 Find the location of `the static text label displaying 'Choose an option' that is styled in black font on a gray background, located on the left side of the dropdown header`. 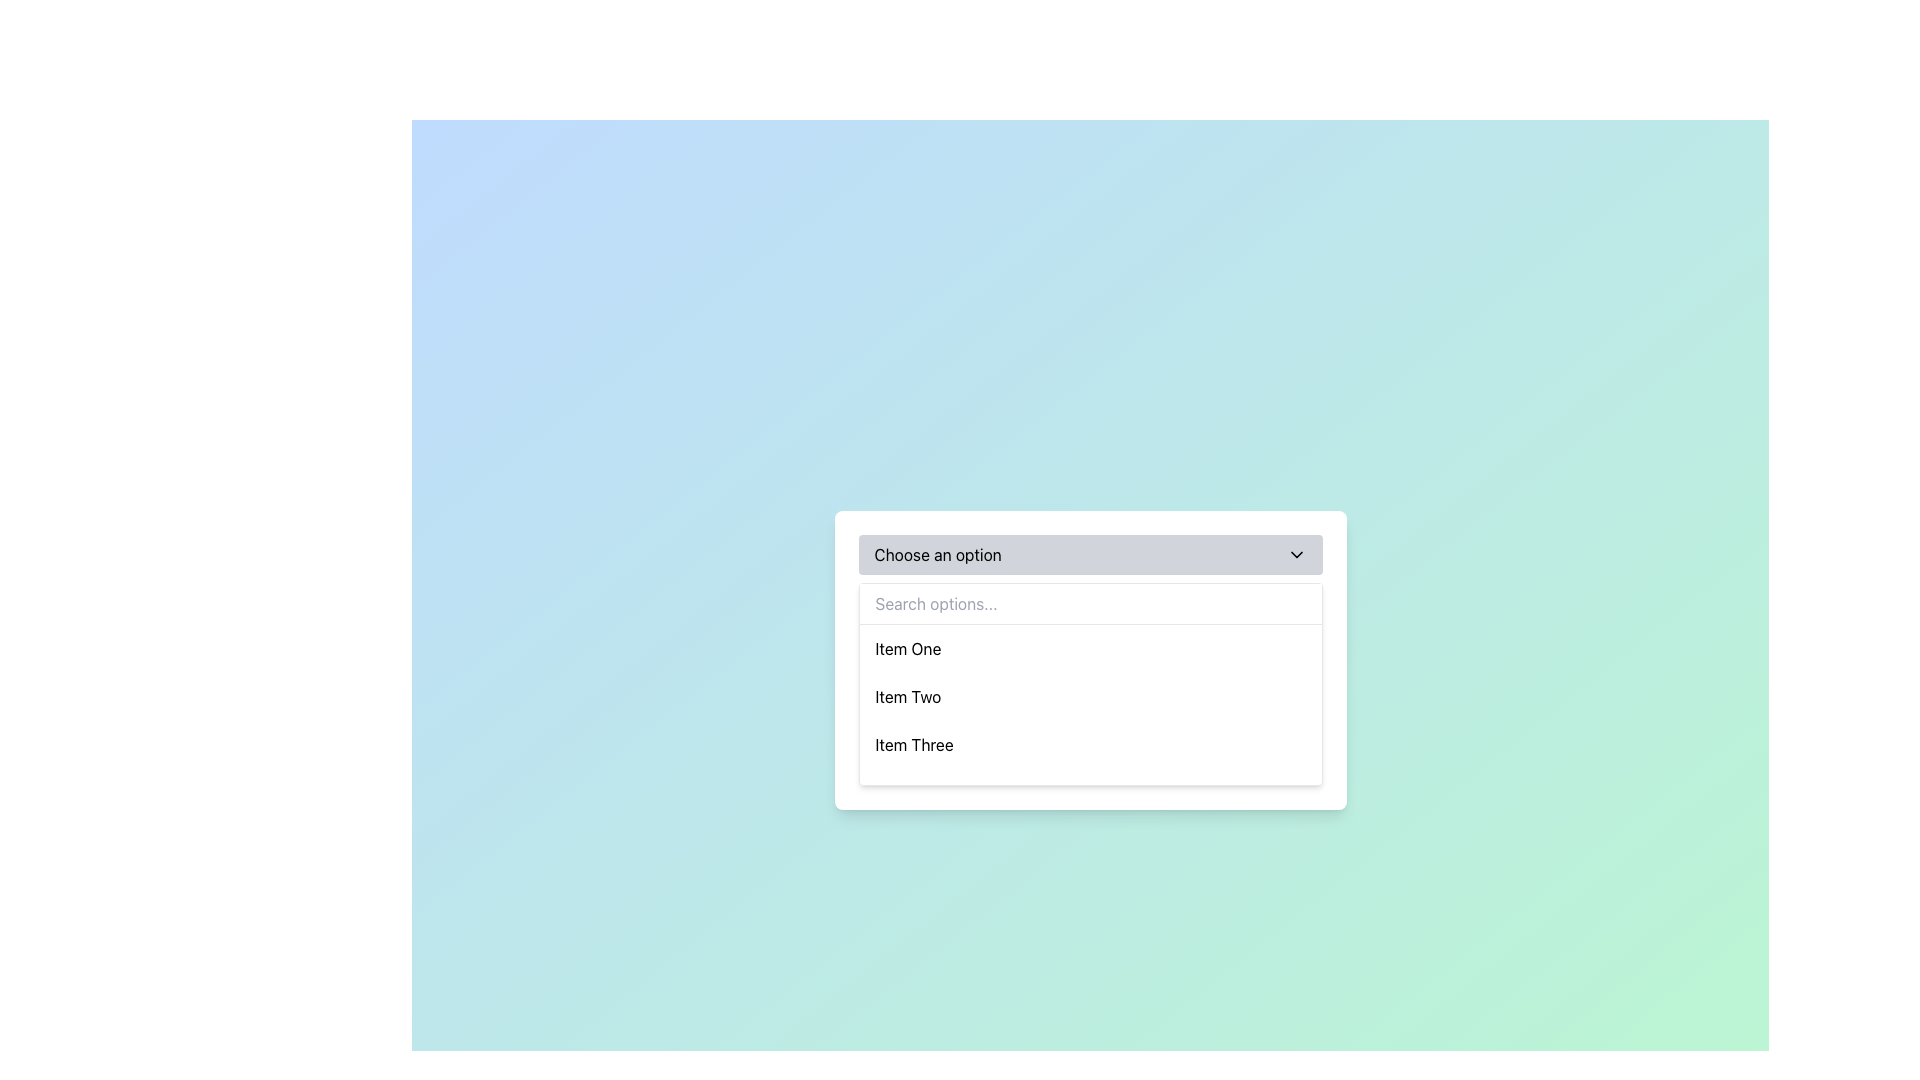

the static text label displaying 'Choose an option' that is styled in black font on a gray background, located on the left side of the dropdown header is located at coordinates (937, 554).